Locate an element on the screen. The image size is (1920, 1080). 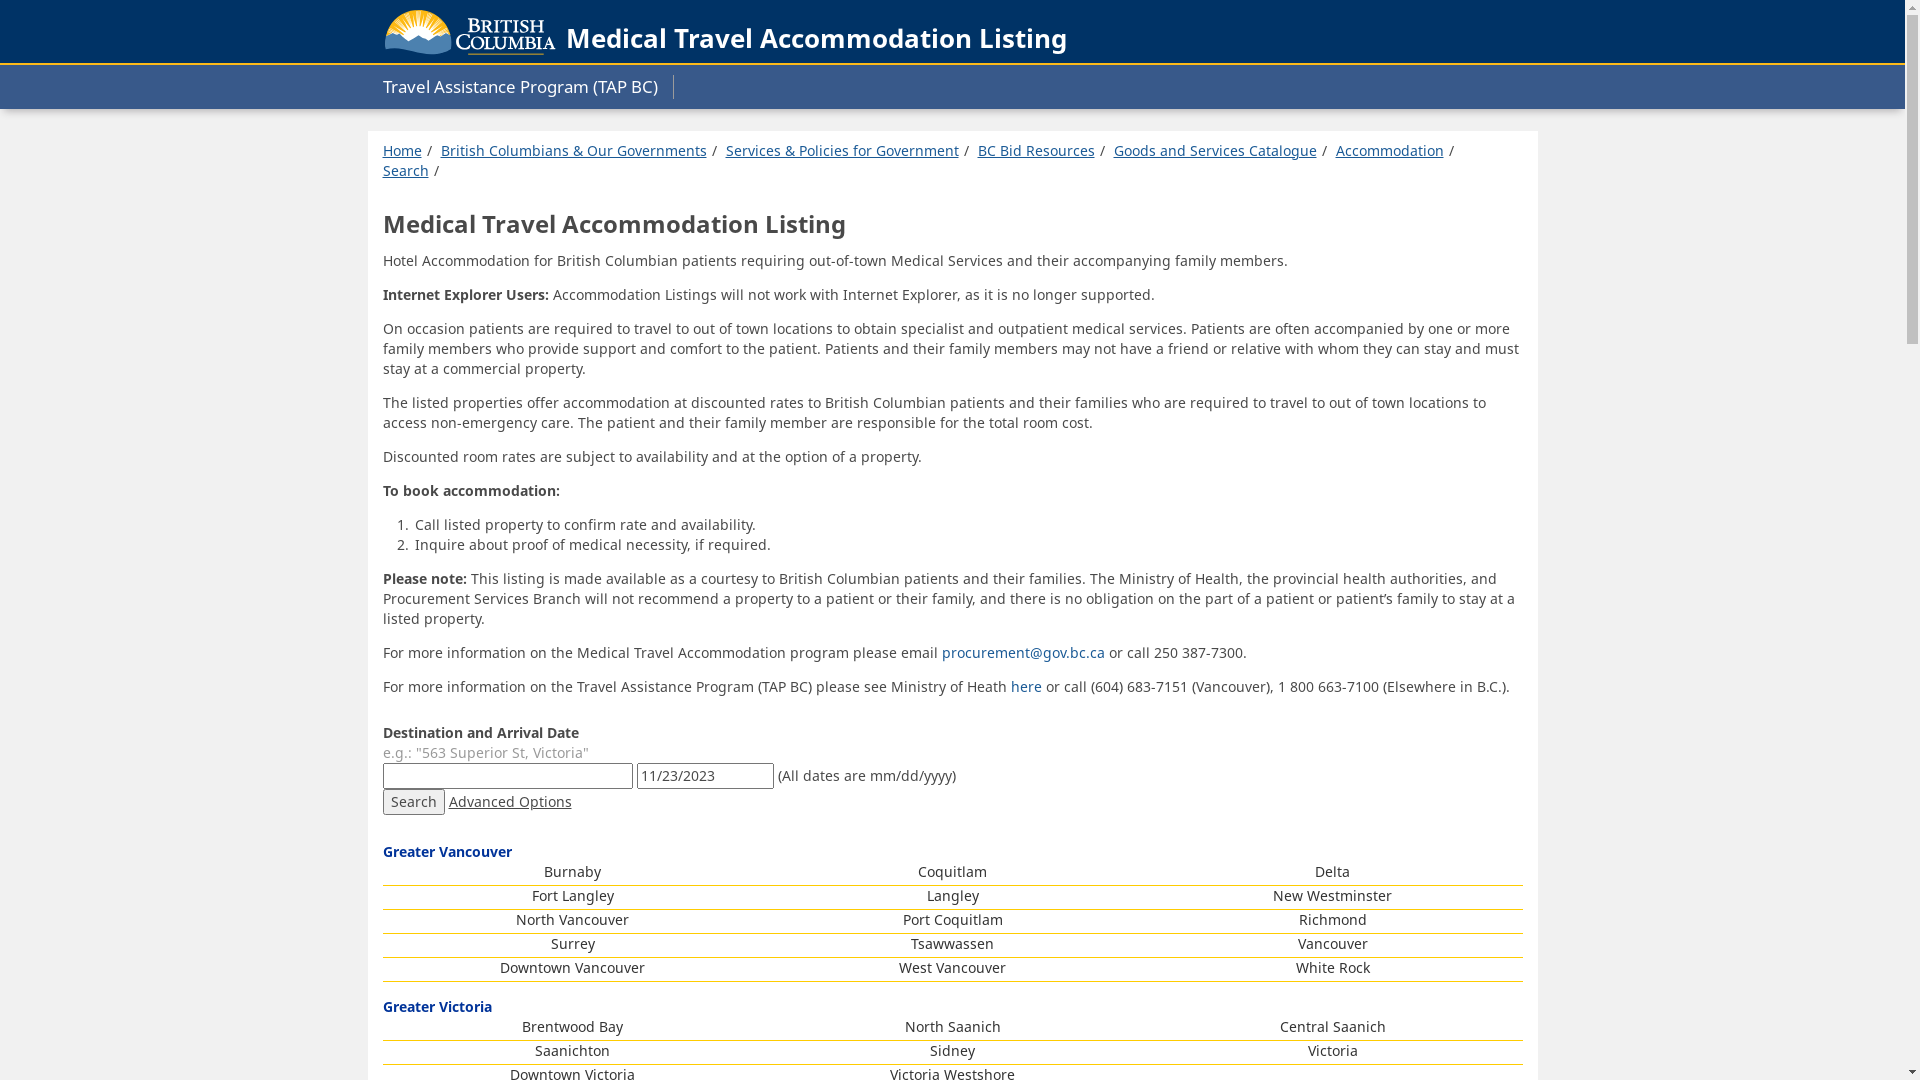
'New Westminster' is located at coordinates (1332, 894).